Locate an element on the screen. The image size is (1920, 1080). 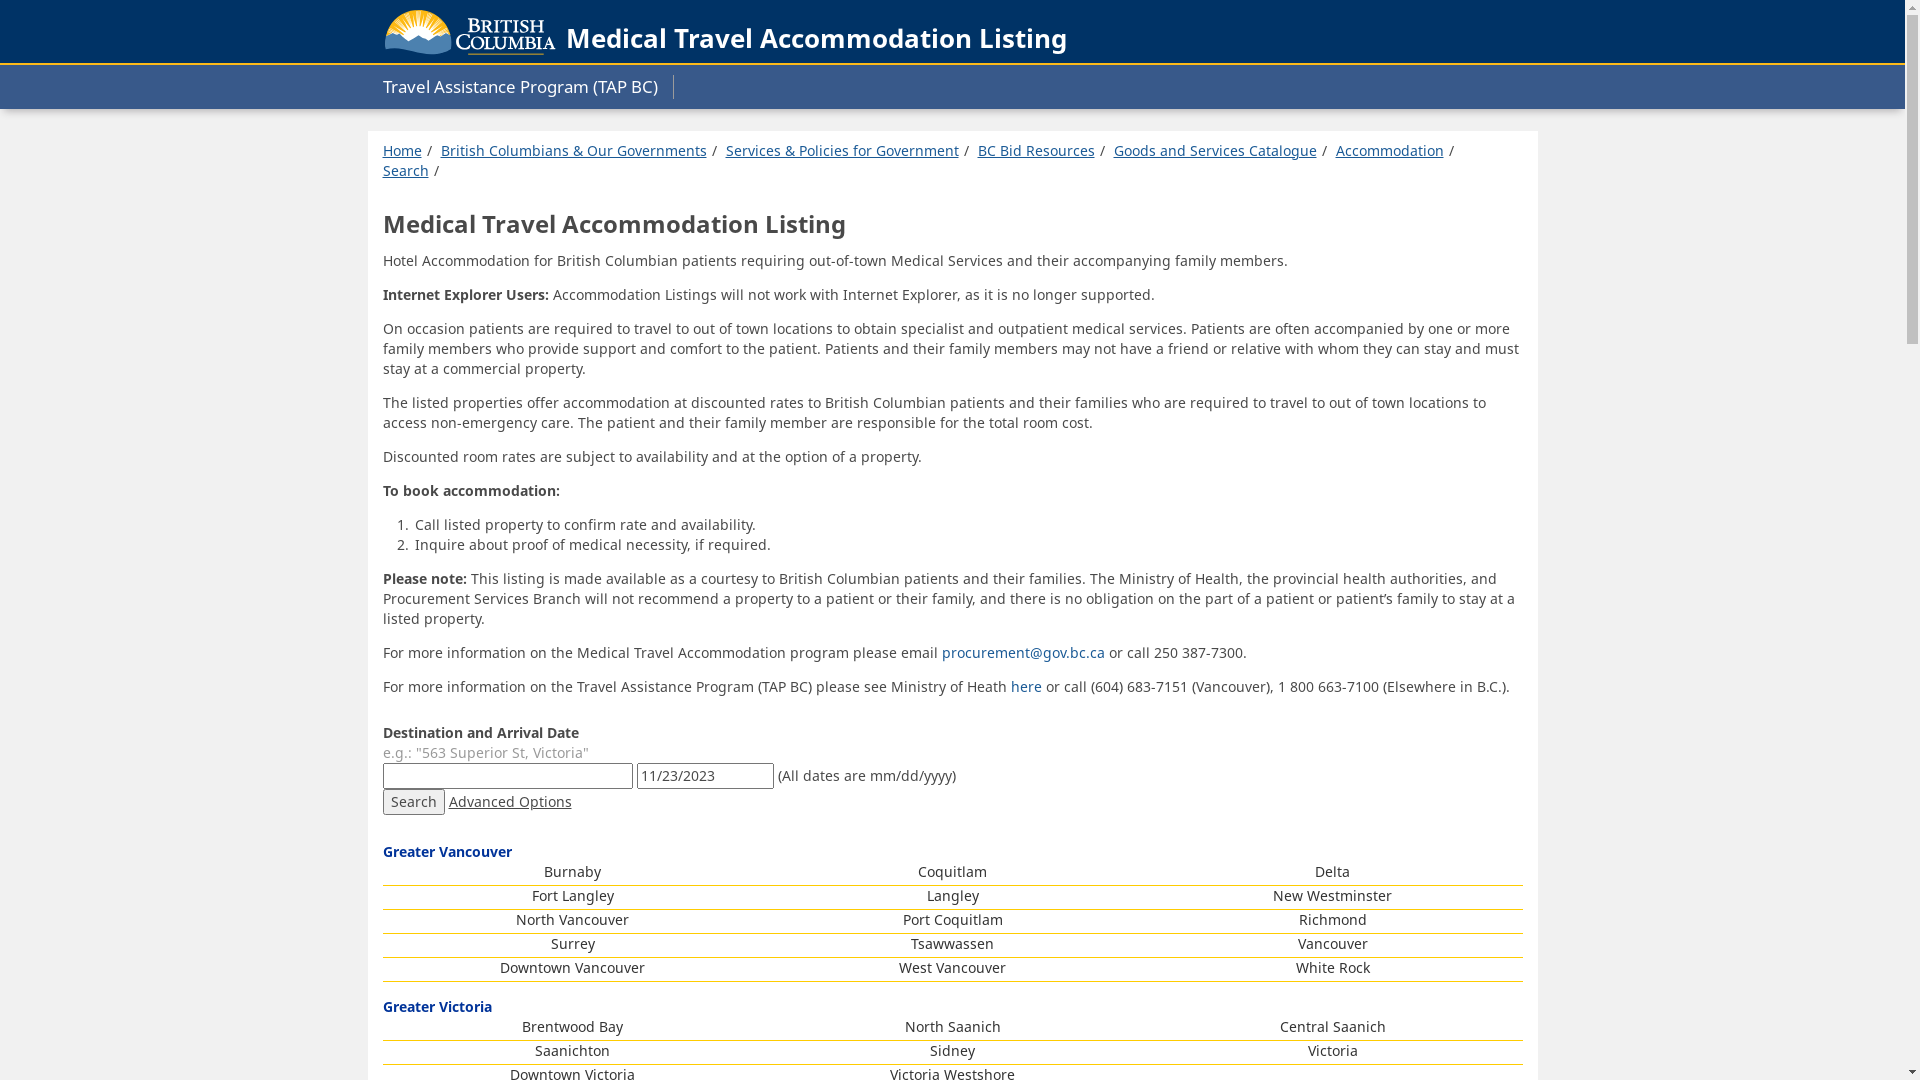
'New Westminster' is located at coordinates (1332, 894).